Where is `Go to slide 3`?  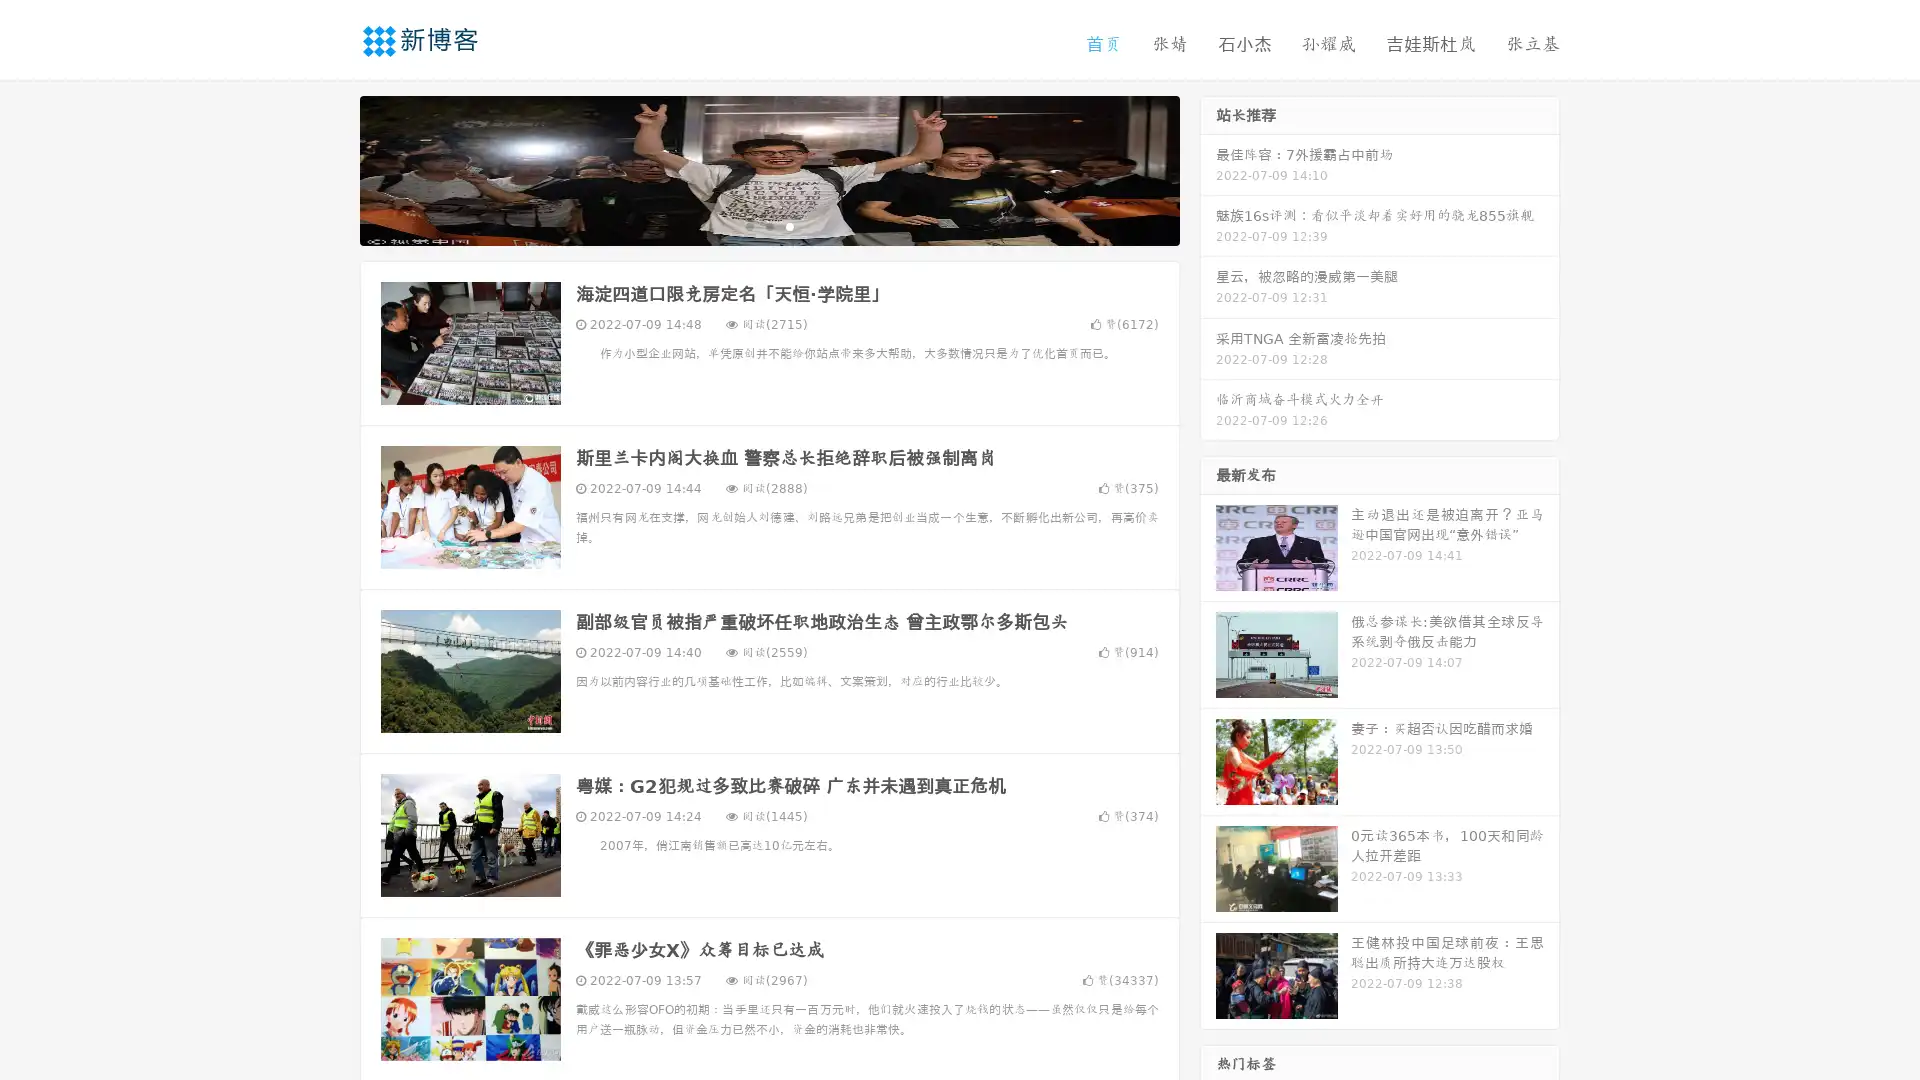 Go to slide 3 is located at coordinates (789, 225).